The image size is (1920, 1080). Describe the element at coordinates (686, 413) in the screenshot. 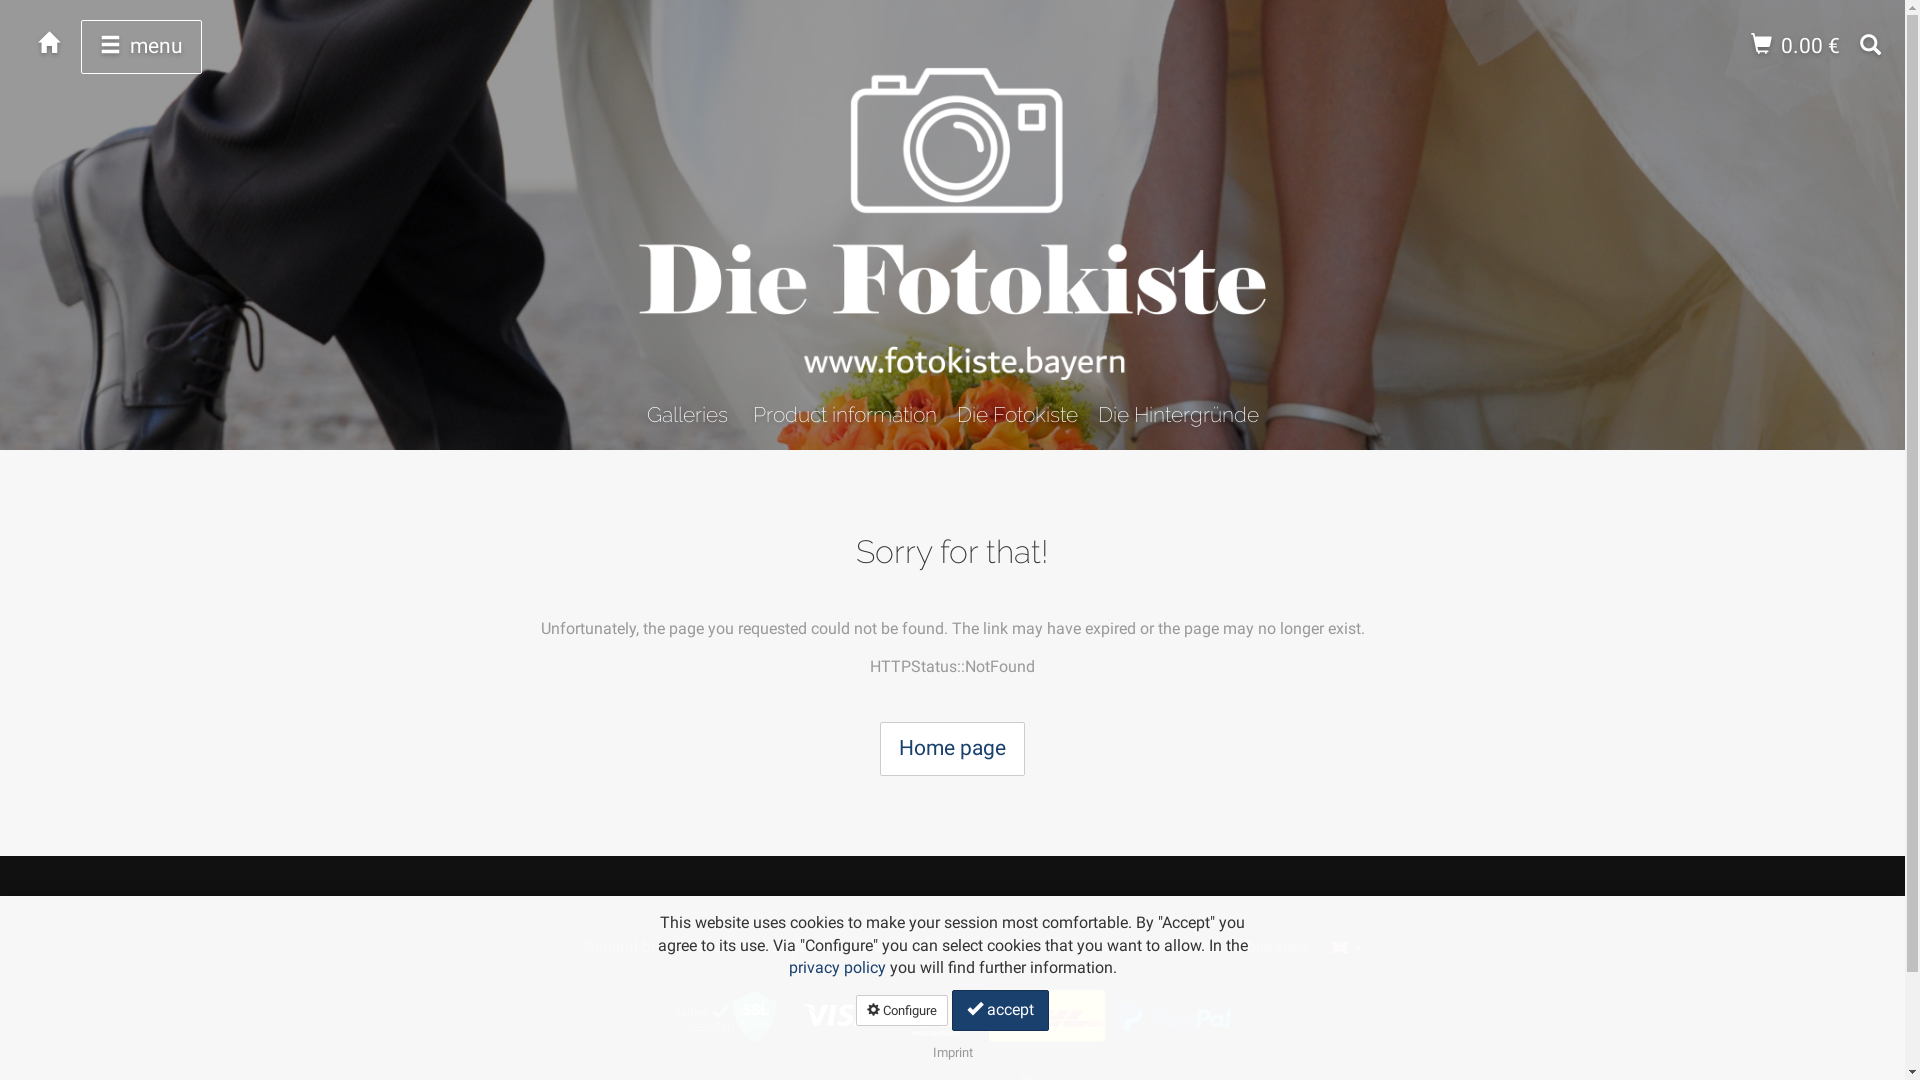

I see `'Galleries'` at that location.